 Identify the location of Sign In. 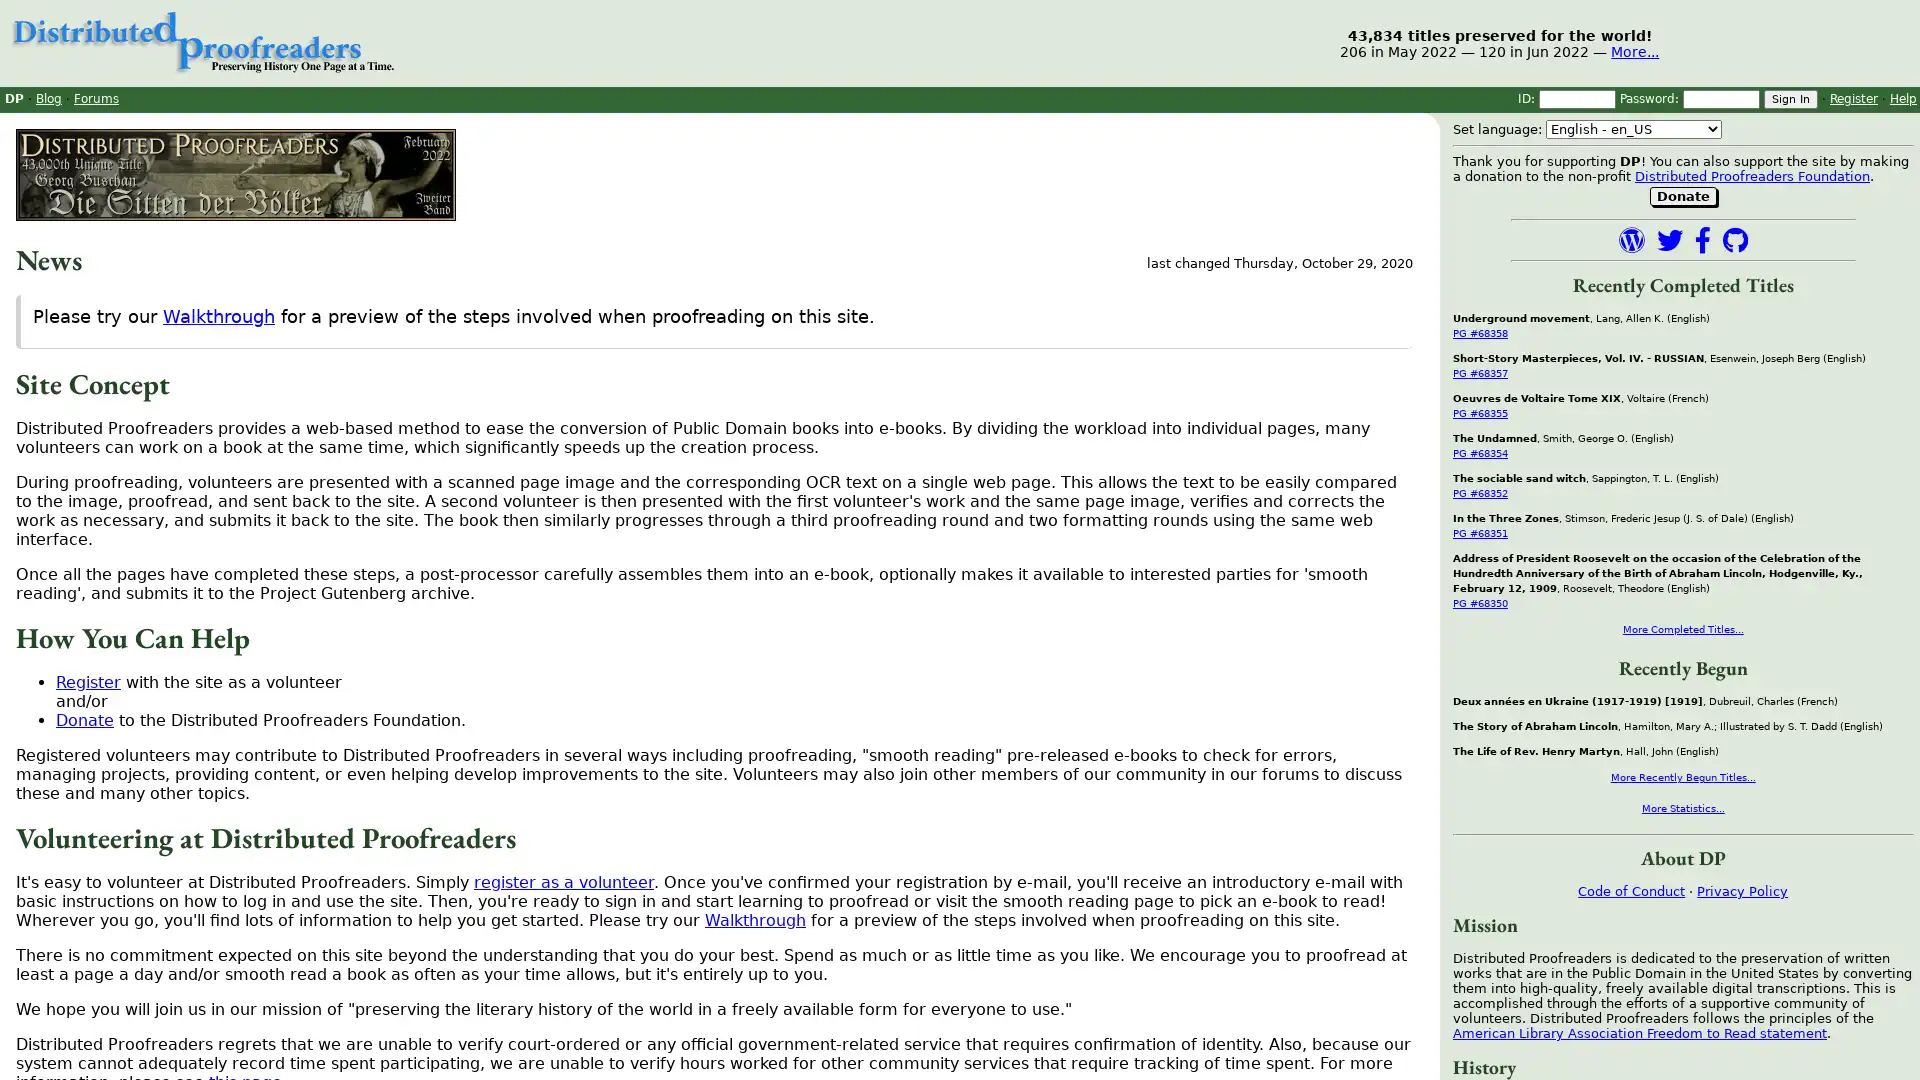
(1790, 99).